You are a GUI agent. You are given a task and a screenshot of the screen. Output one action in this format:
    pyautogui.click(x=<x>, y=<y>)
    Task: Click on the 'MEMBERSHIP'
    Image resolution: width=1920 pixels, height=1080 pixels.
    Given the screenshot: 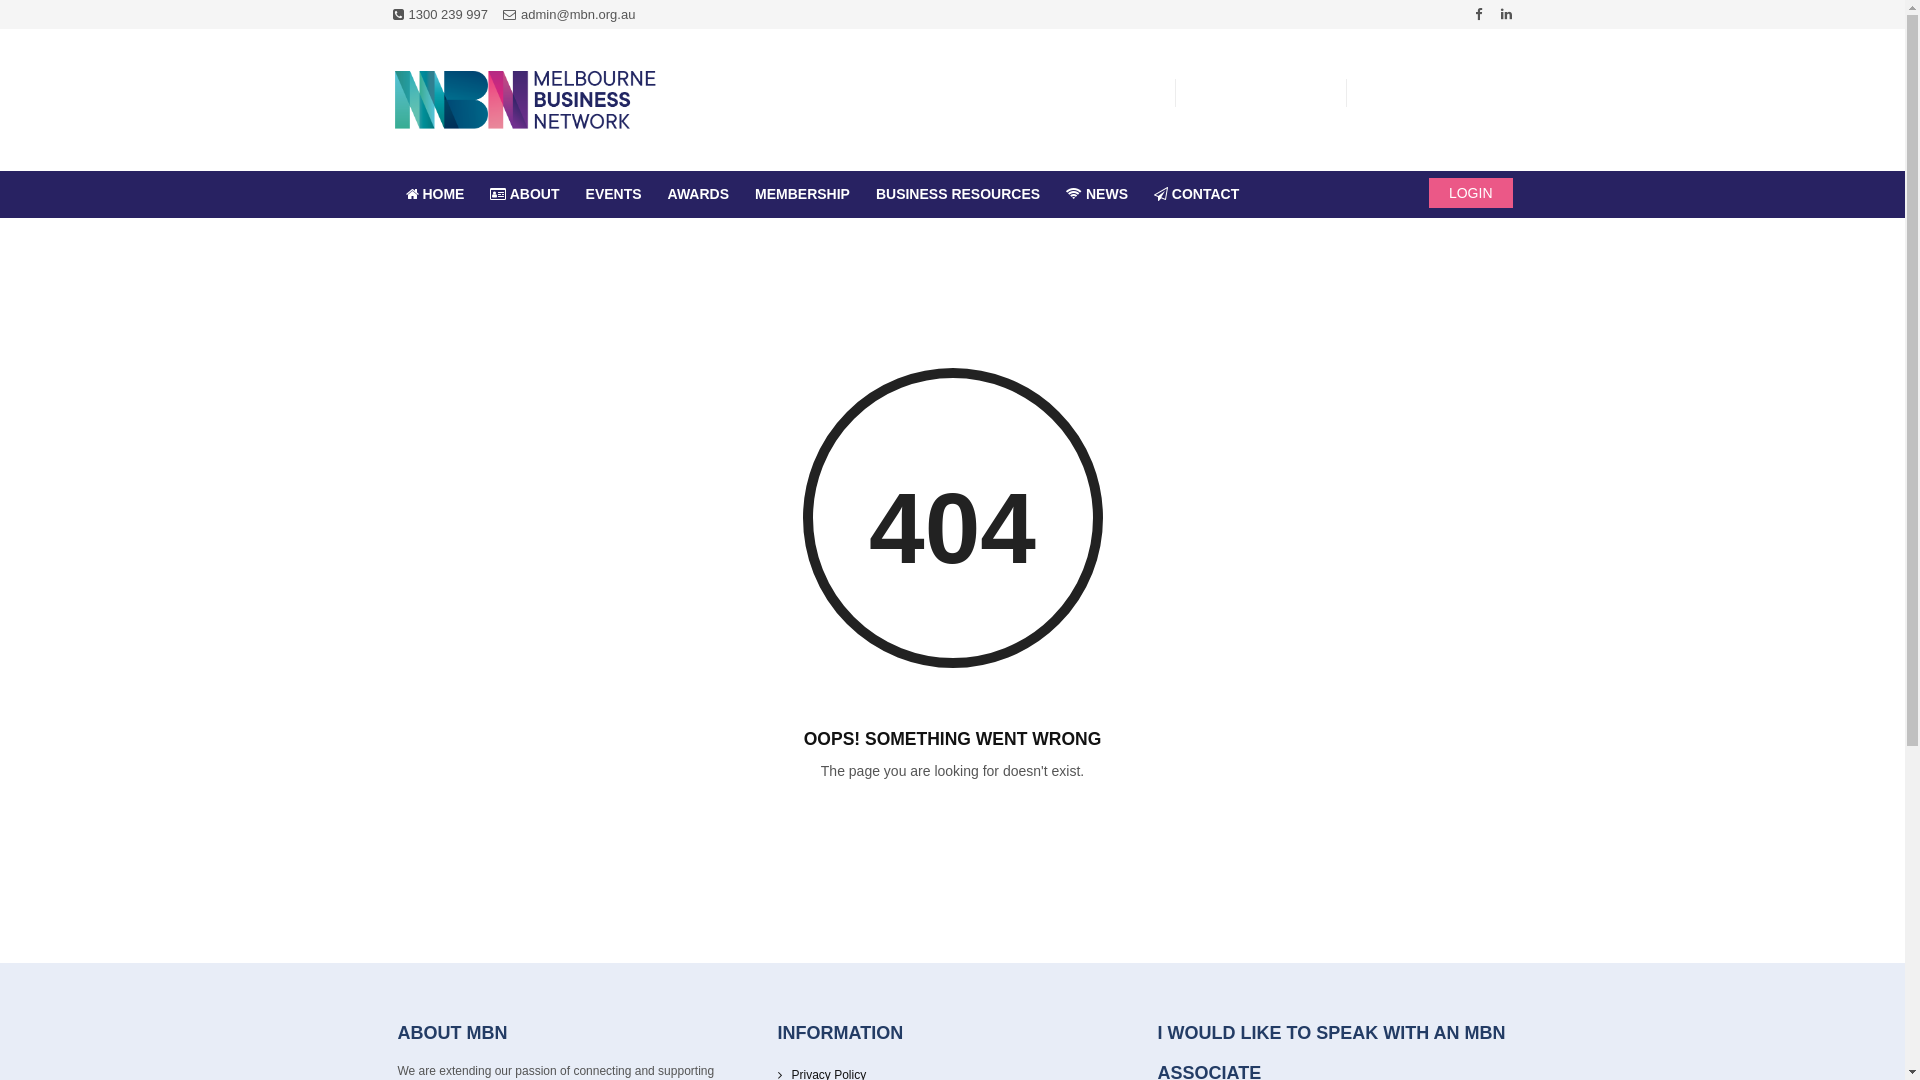 What is the action you would take?
    pyautogui.click(x=802, y=194)
    